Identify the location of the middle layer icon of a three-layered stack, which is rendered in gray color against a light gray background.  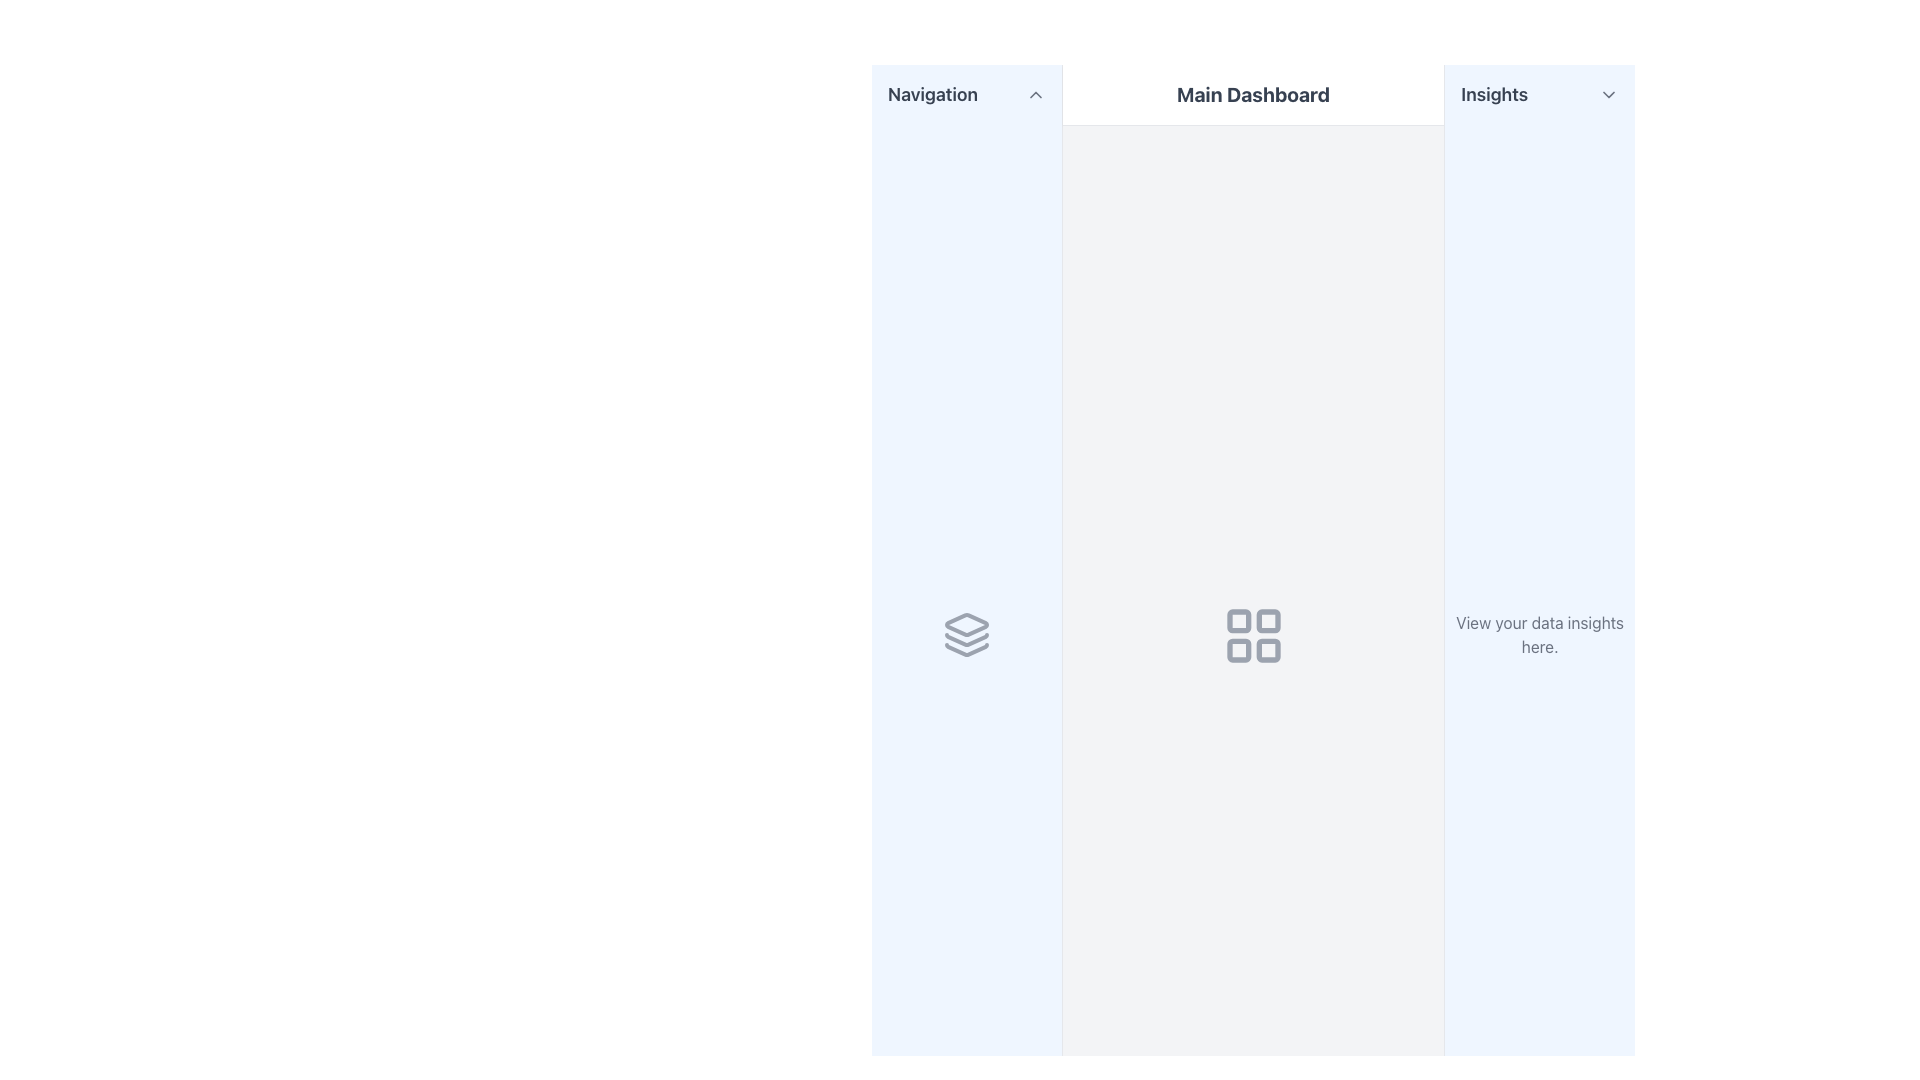
(966, 640).